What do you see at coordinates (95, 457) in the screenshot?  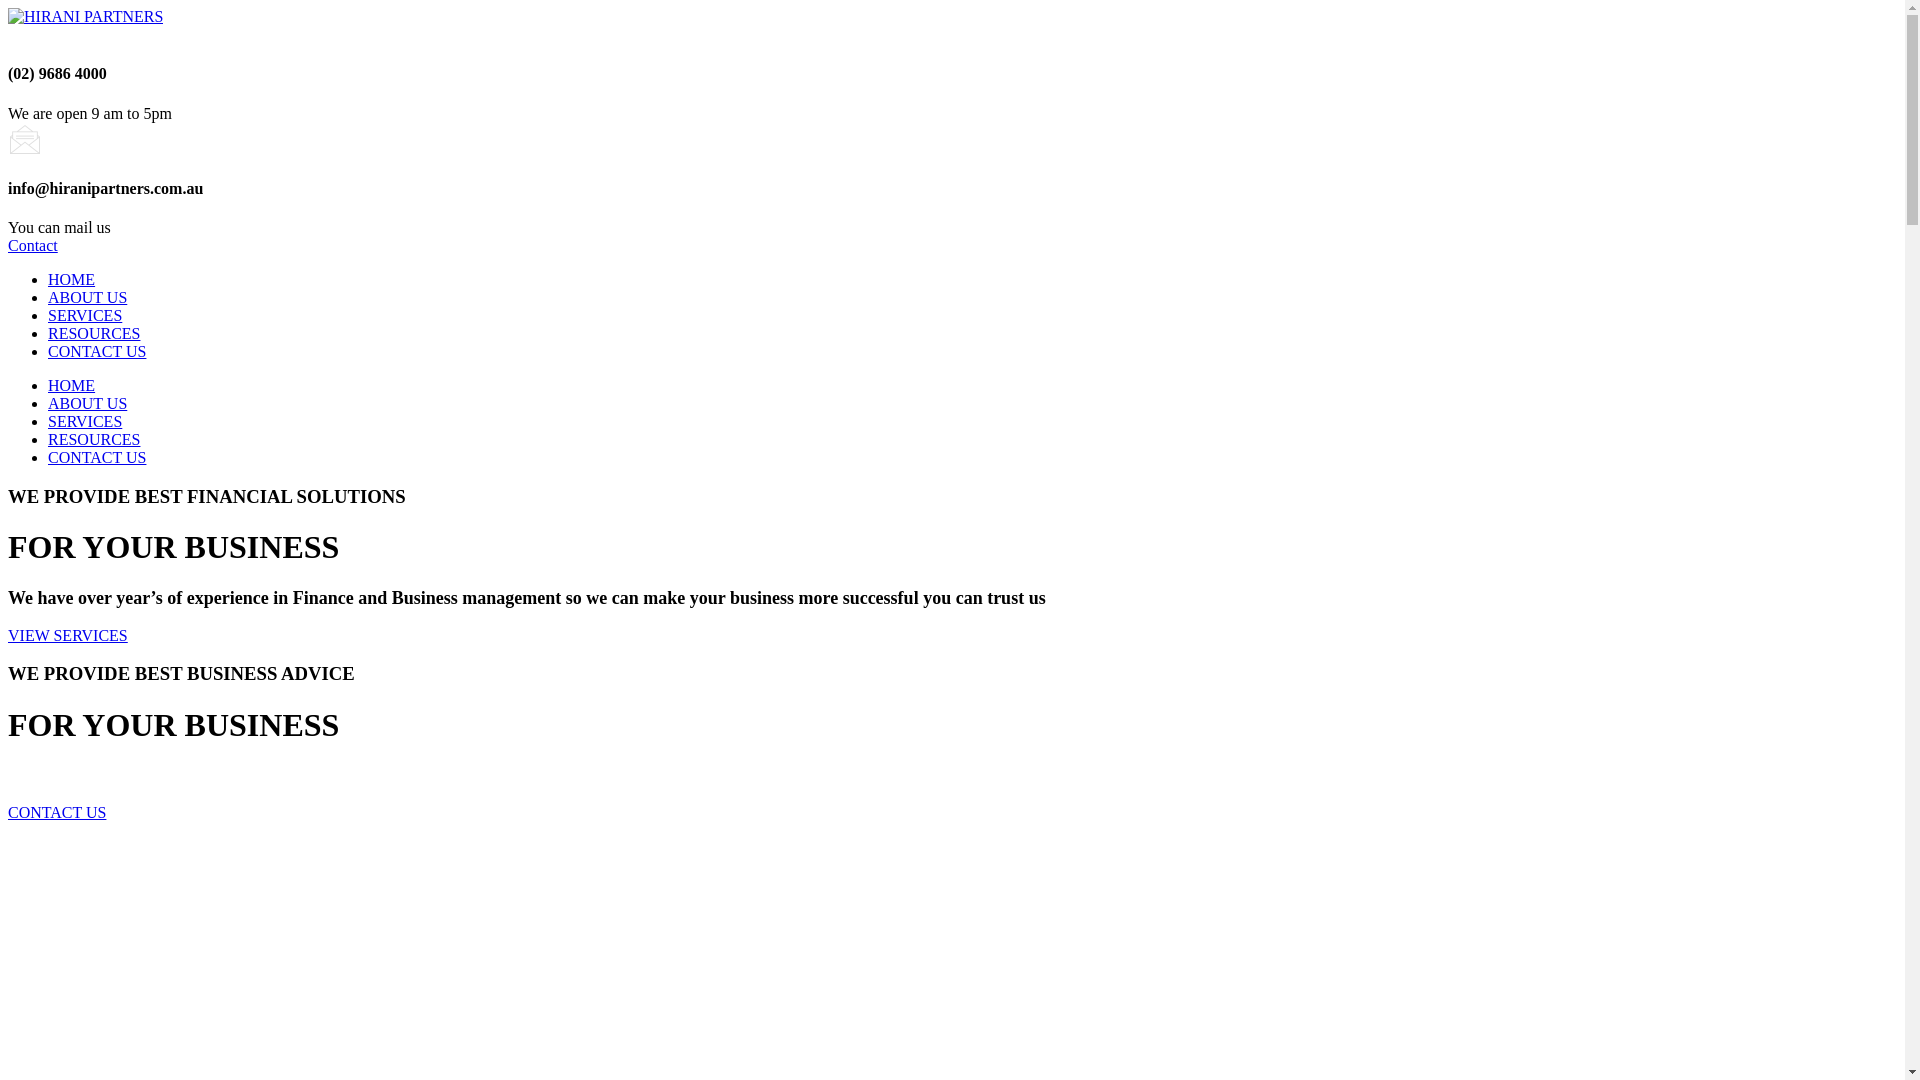 I see `'CONTACT US'` at bounding box center [95, 457].